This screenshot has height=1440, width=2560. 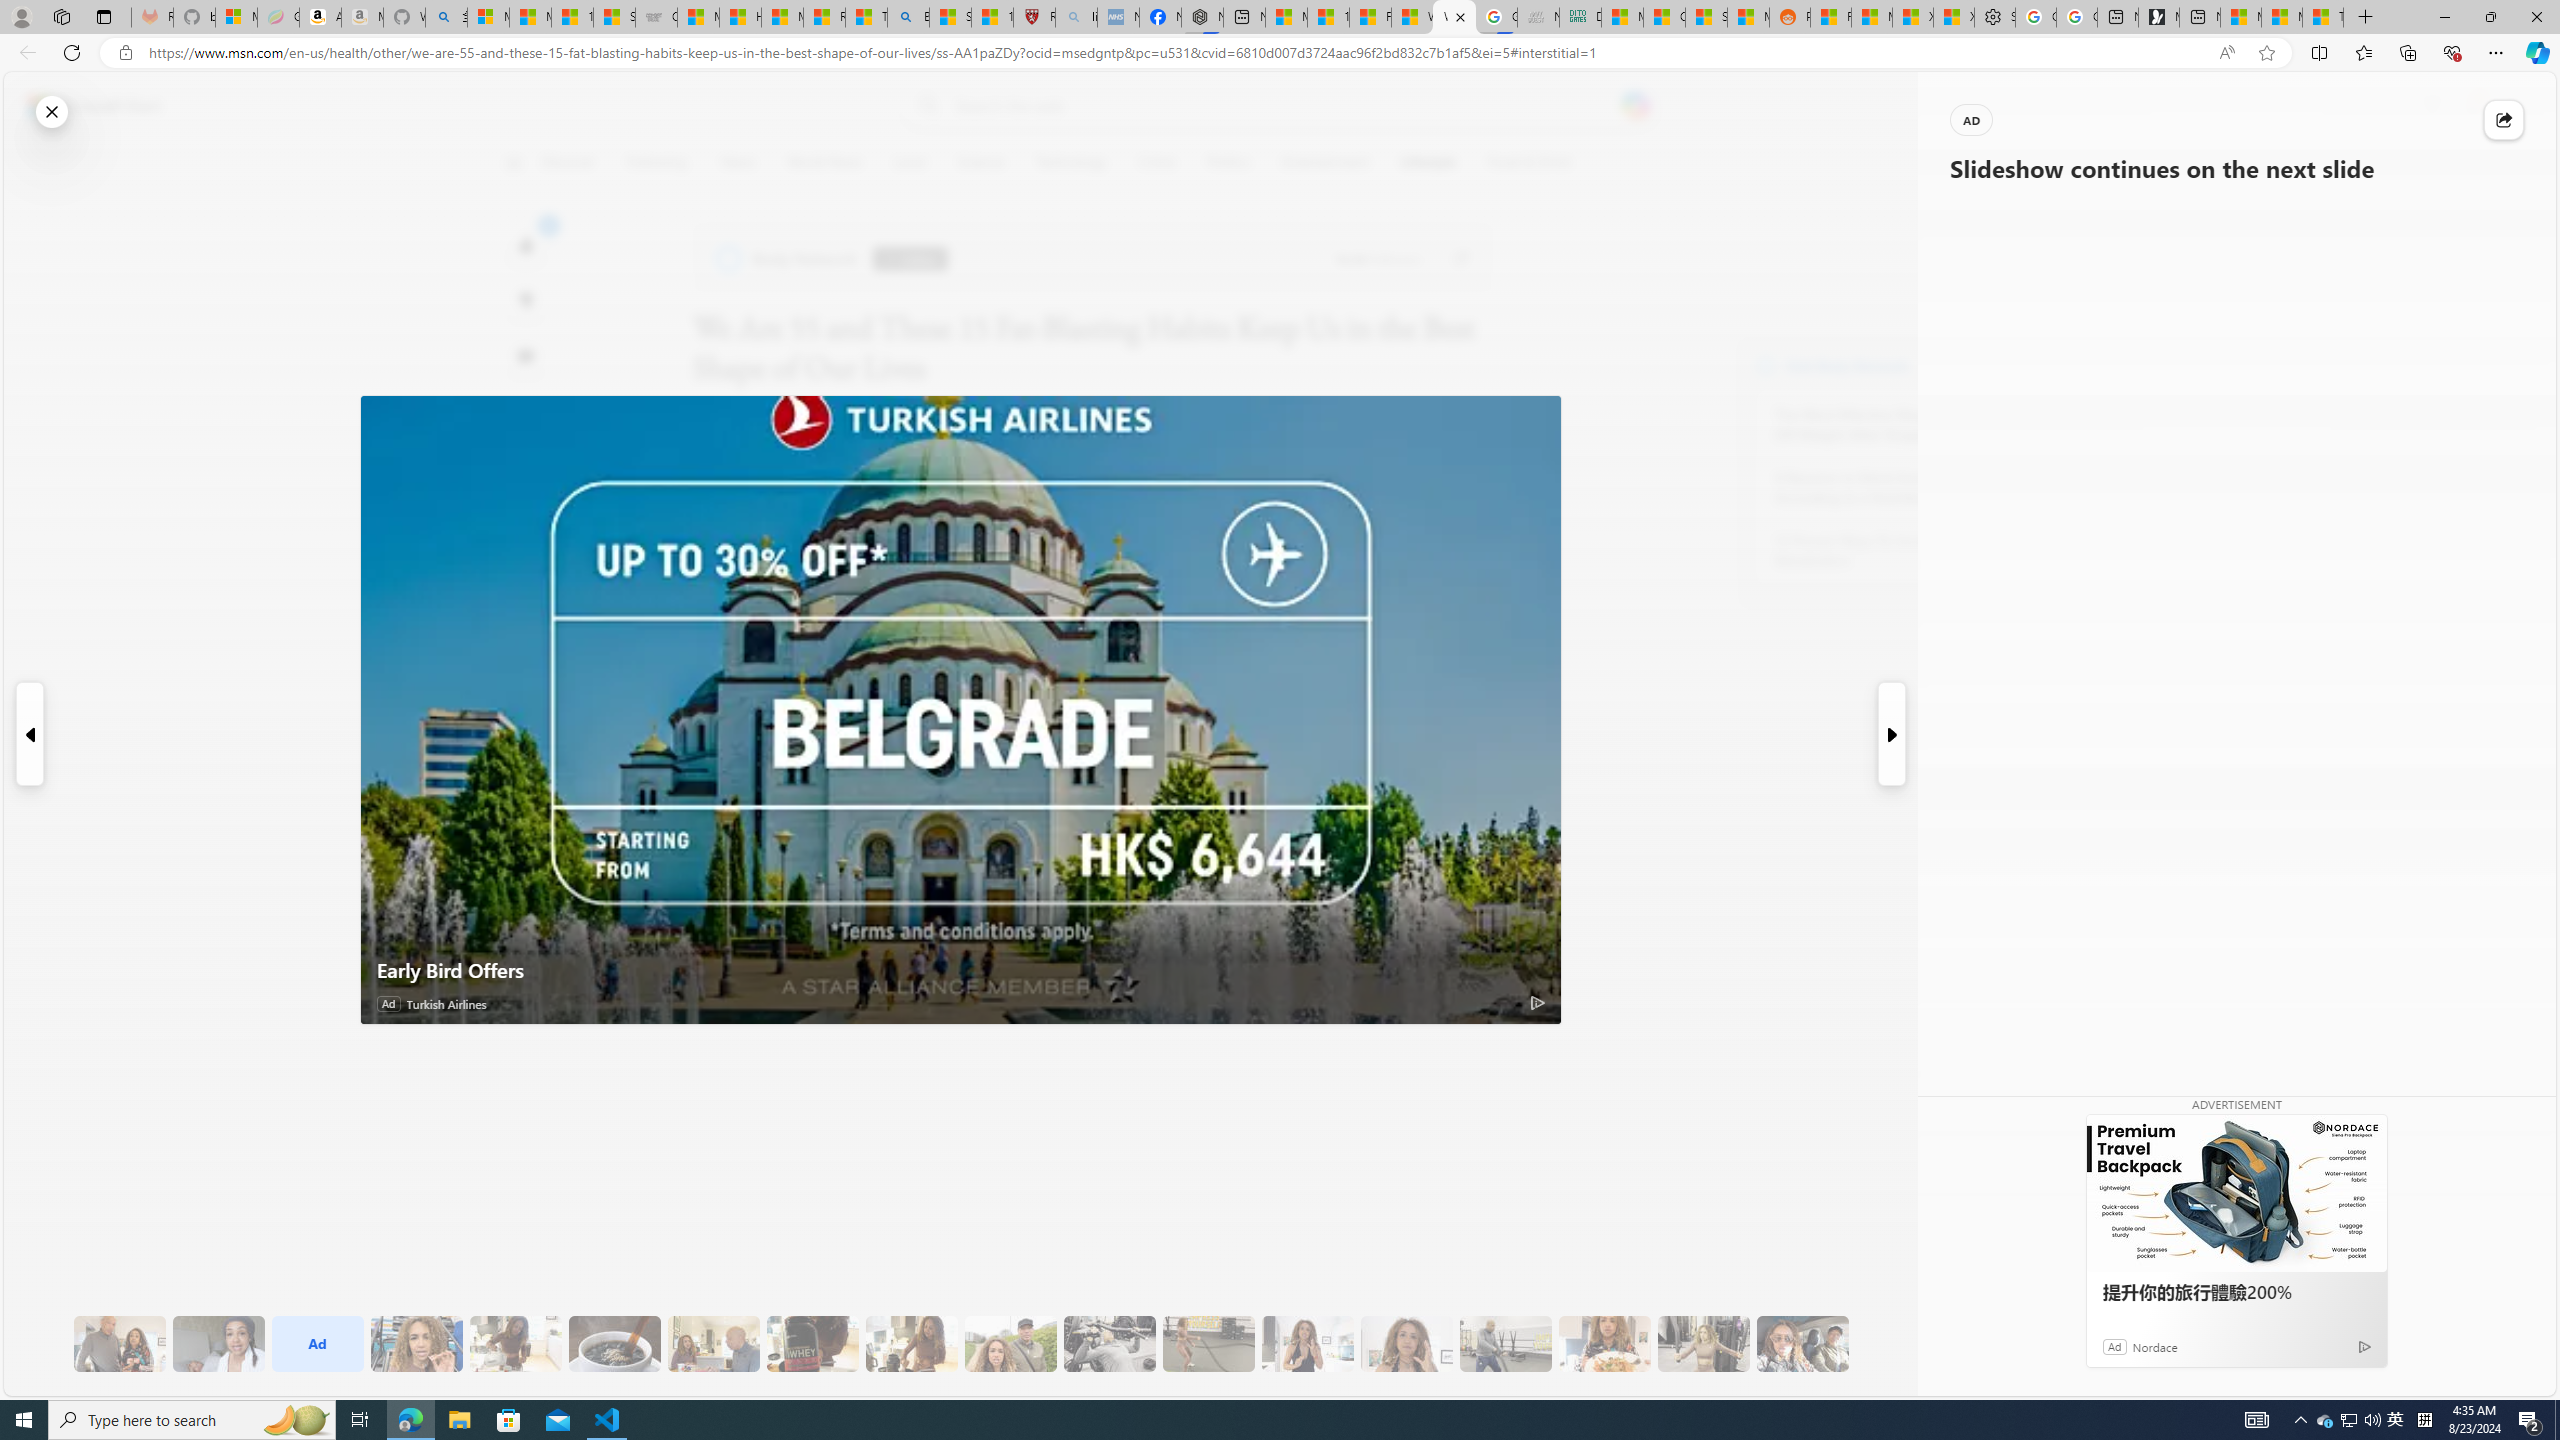 What do you see at coordinates (217, 1344) in the screenshot?
I see `'1 We Eat a Protein-Packed Pre-Workout Snack'` at bounding box center [217, 1344].